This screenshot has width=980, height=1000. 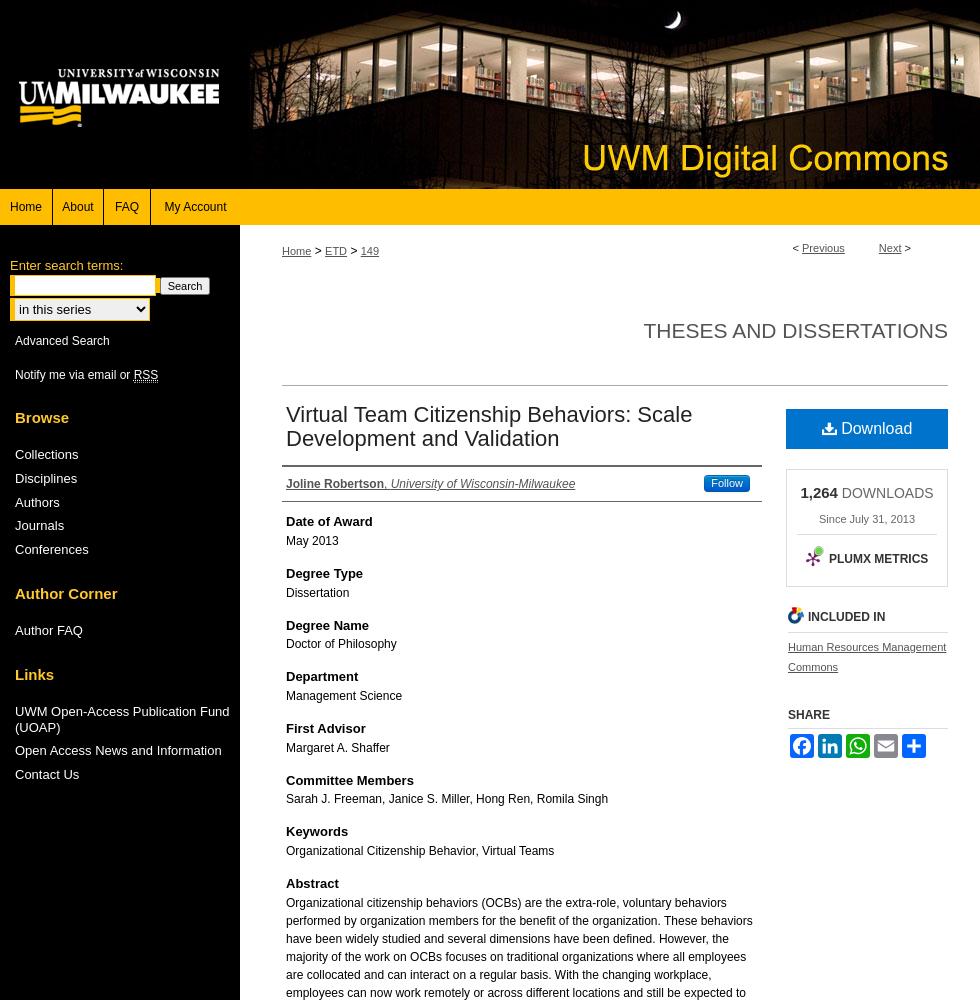 What do you see at coordinates (14, 674) in the screenshot?
I see `'Links'` at bounding box center [14, 674].